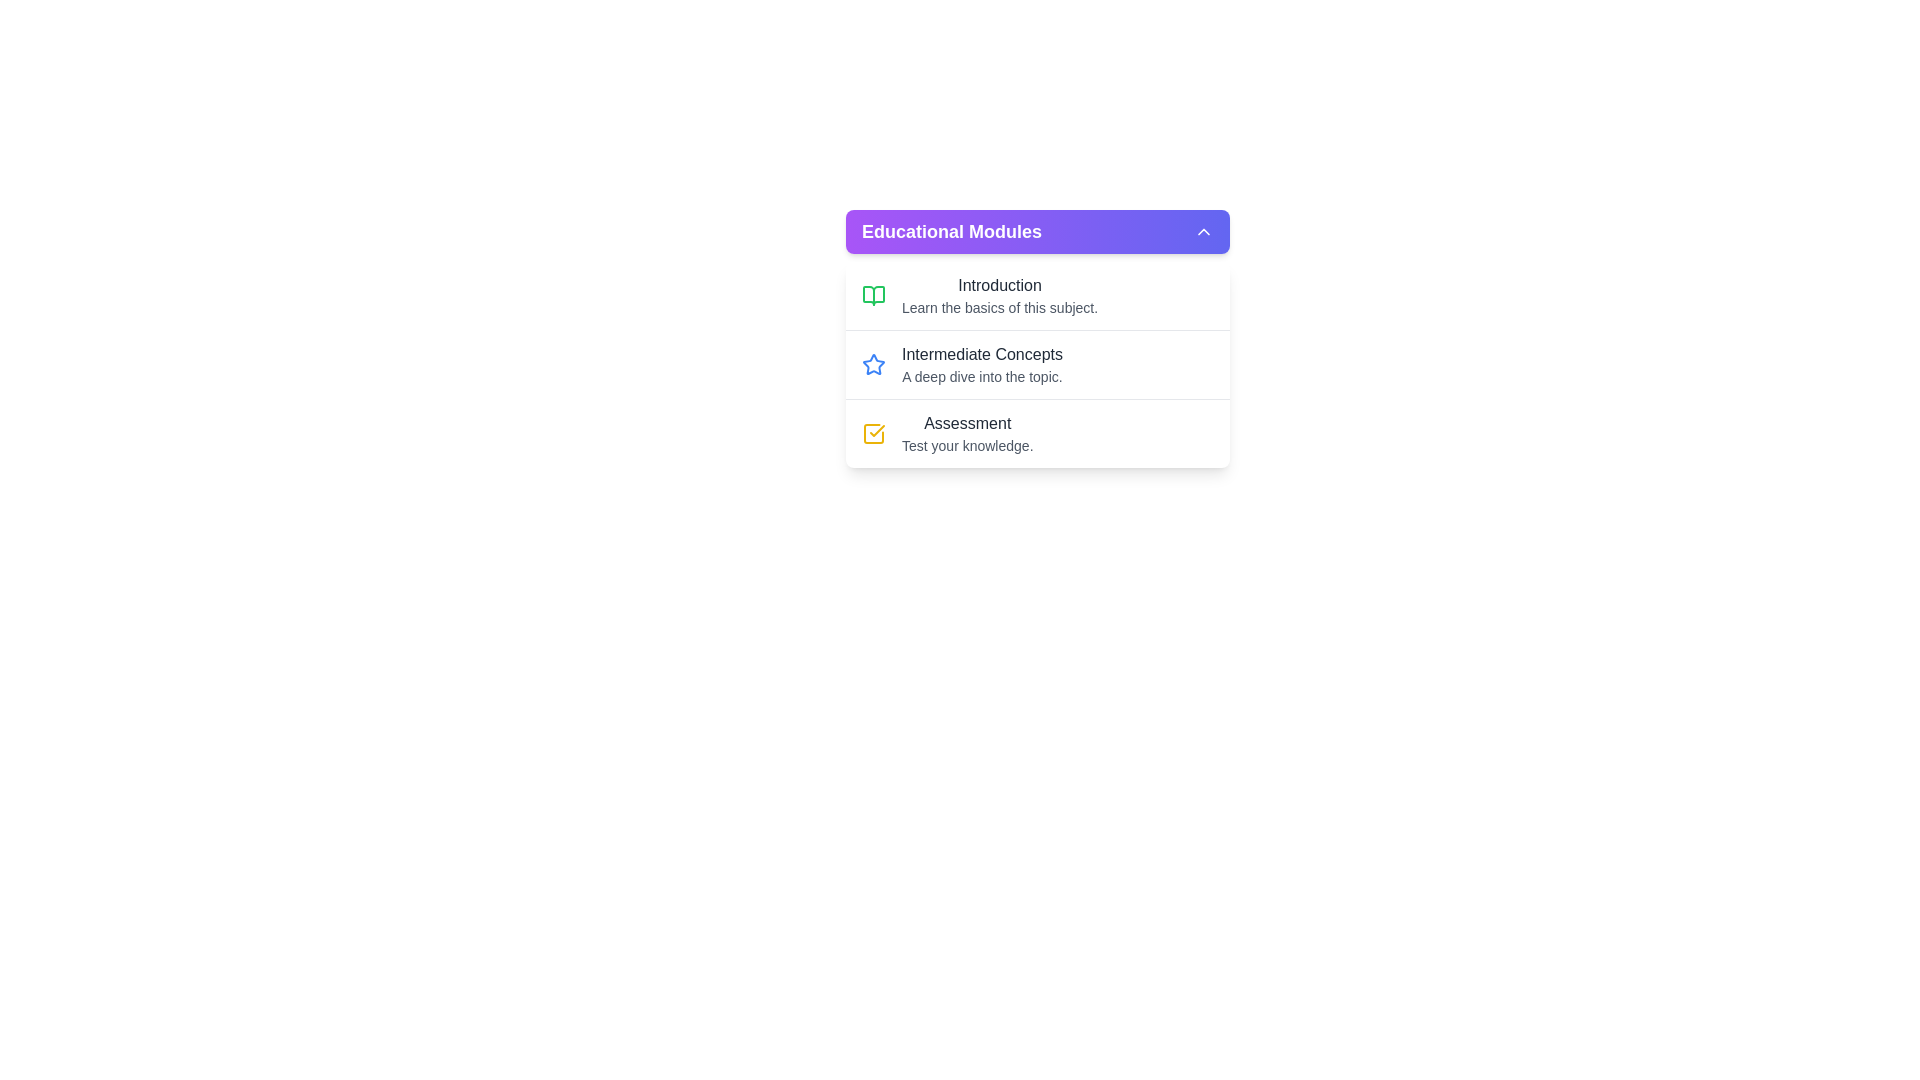 The height and width of the screenshot is (1080, 1920). What do you see at coordinates (982, 377) in the screenshot?
I see `text label that displays 'A deep dive into the topic.' located under the 'Intermediate Concepts' heading in the 'Educational Modules' section` at bounding box center [982, 377].